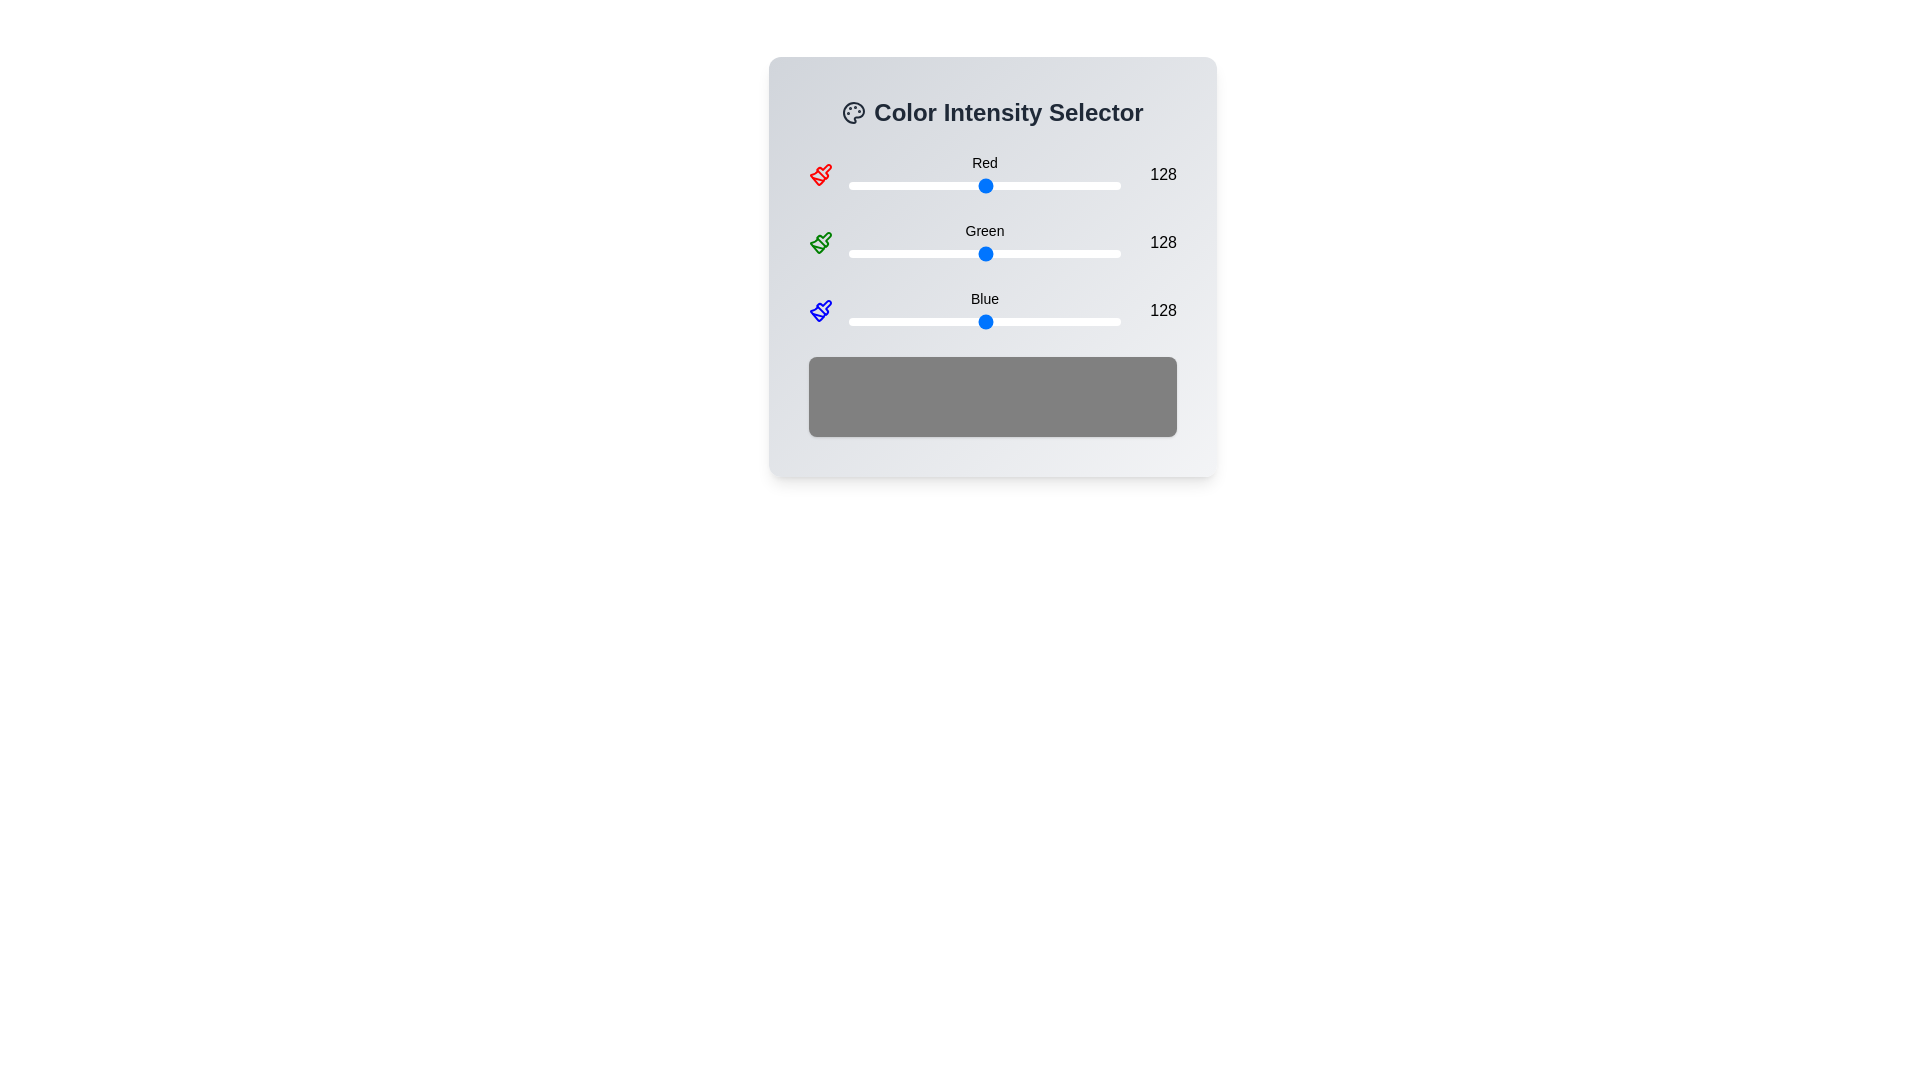 Image resolution: width=1920 pixels, height=1080 pixels. Describe the element at coordinates (1097, 320) in the screenshot. I see `the blue color intensity` at that location.